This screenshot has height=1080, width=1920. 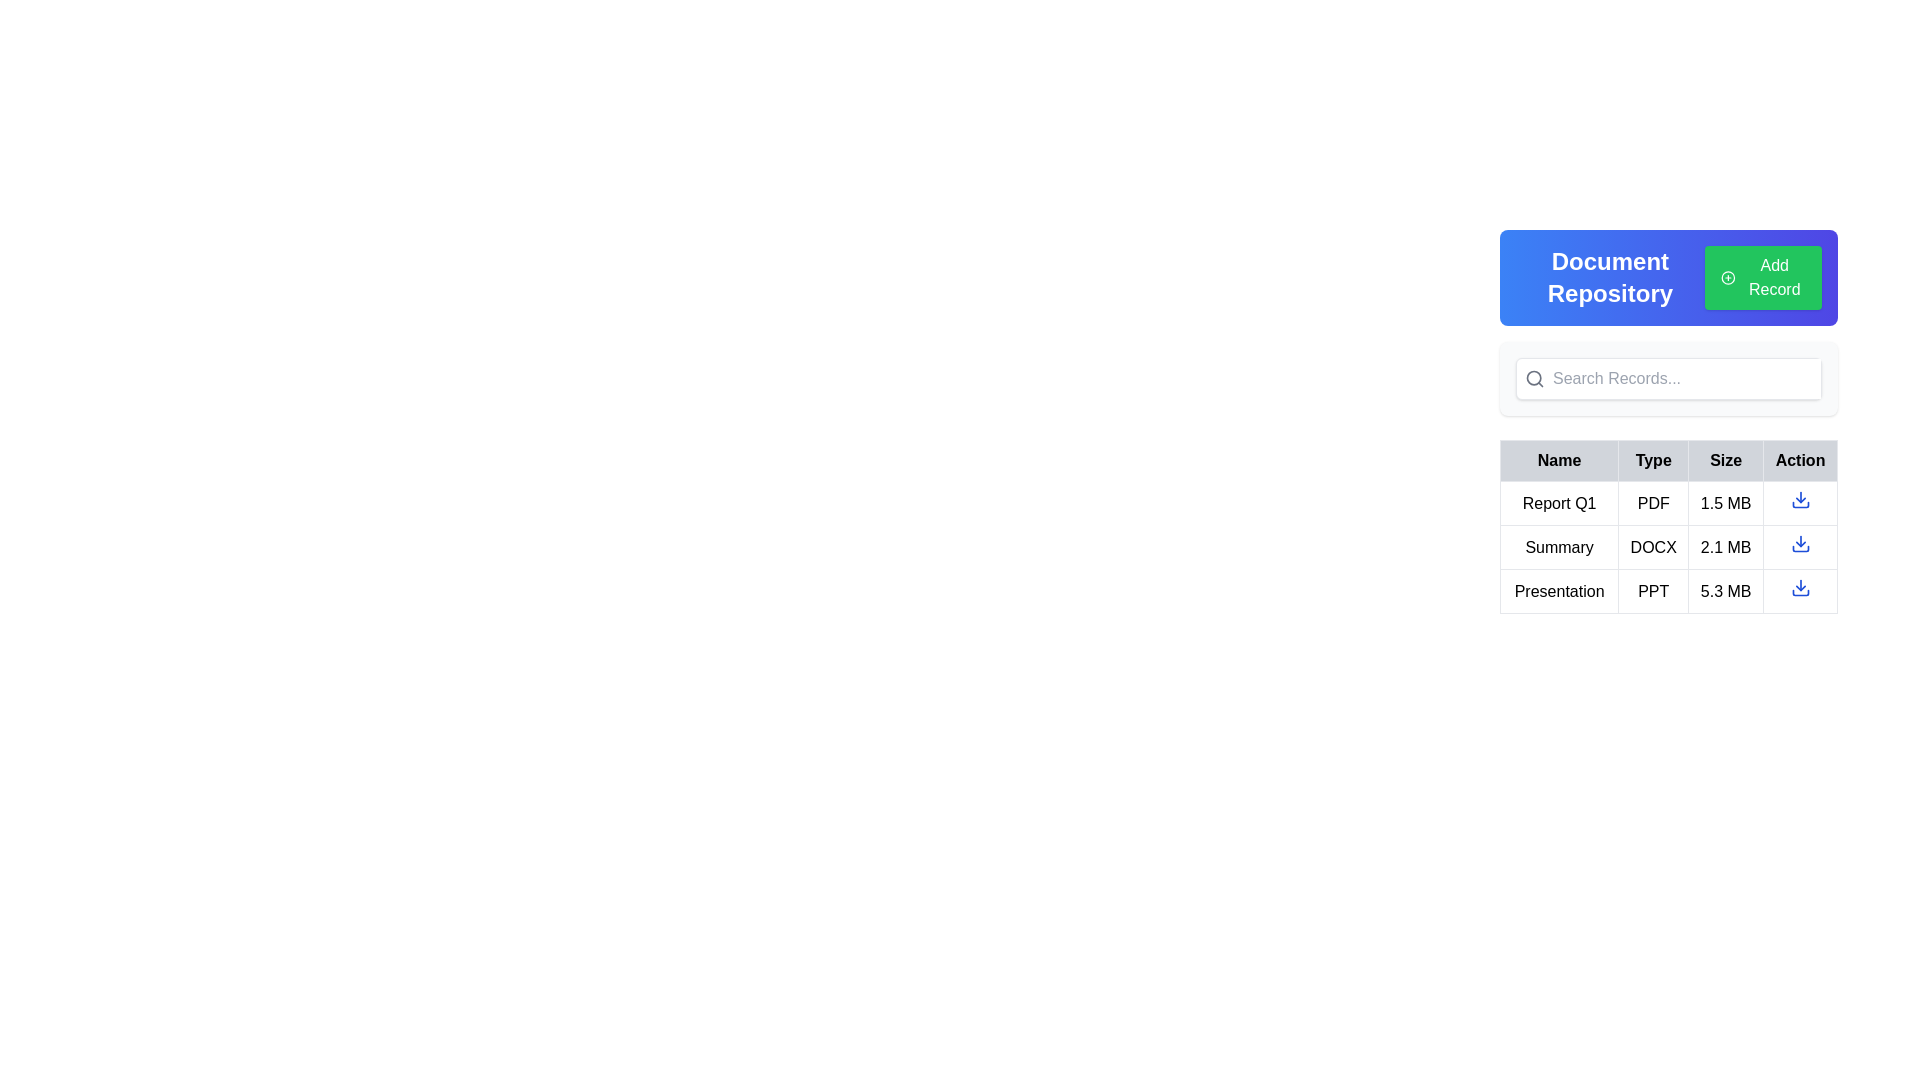 I want to click on the header element labeled 'Document Repository', so click(x=1669, y=277).